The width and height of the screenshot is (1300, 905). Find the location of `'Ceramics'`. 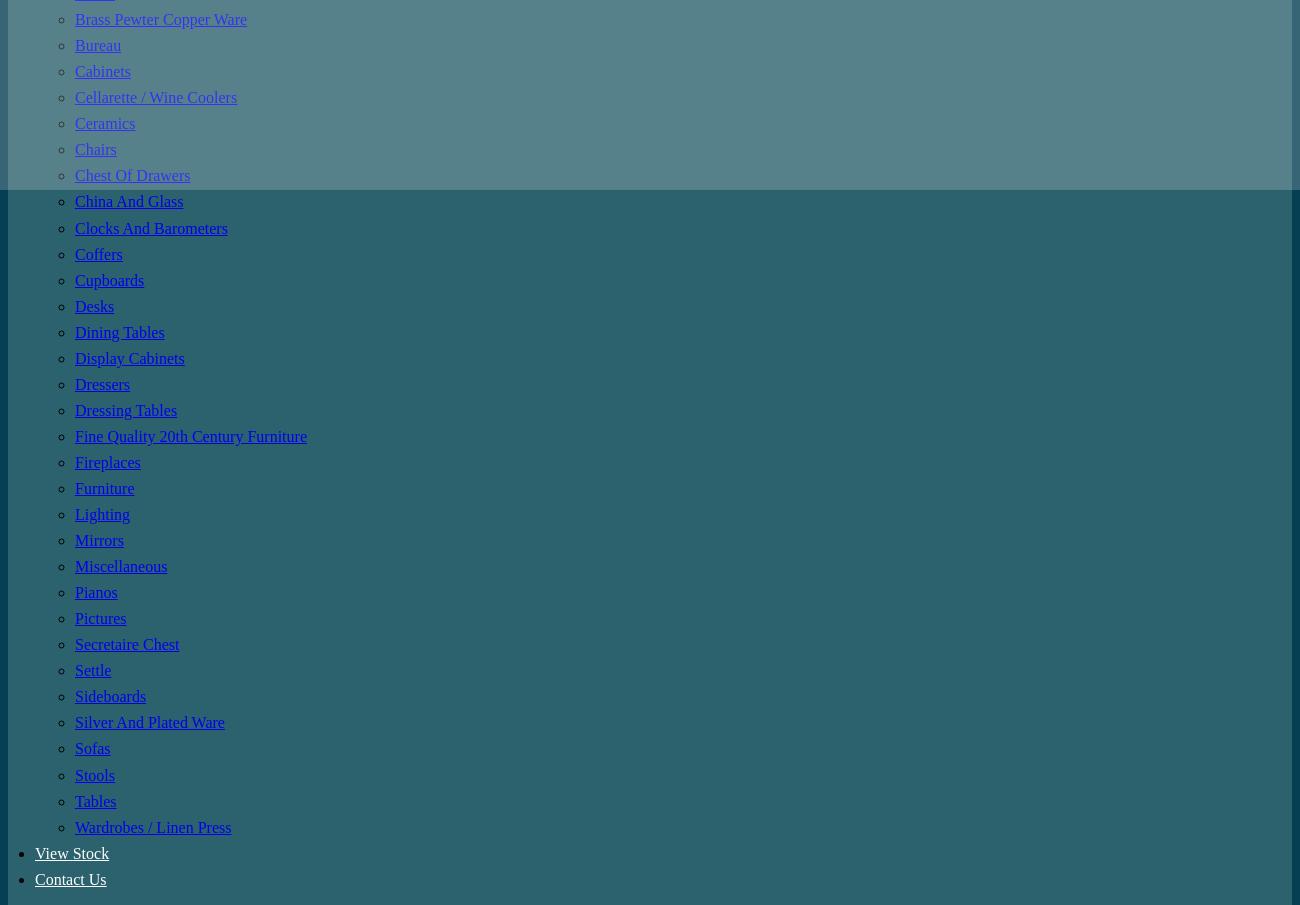

'Ceramics' is located at coordinates (105, 122).